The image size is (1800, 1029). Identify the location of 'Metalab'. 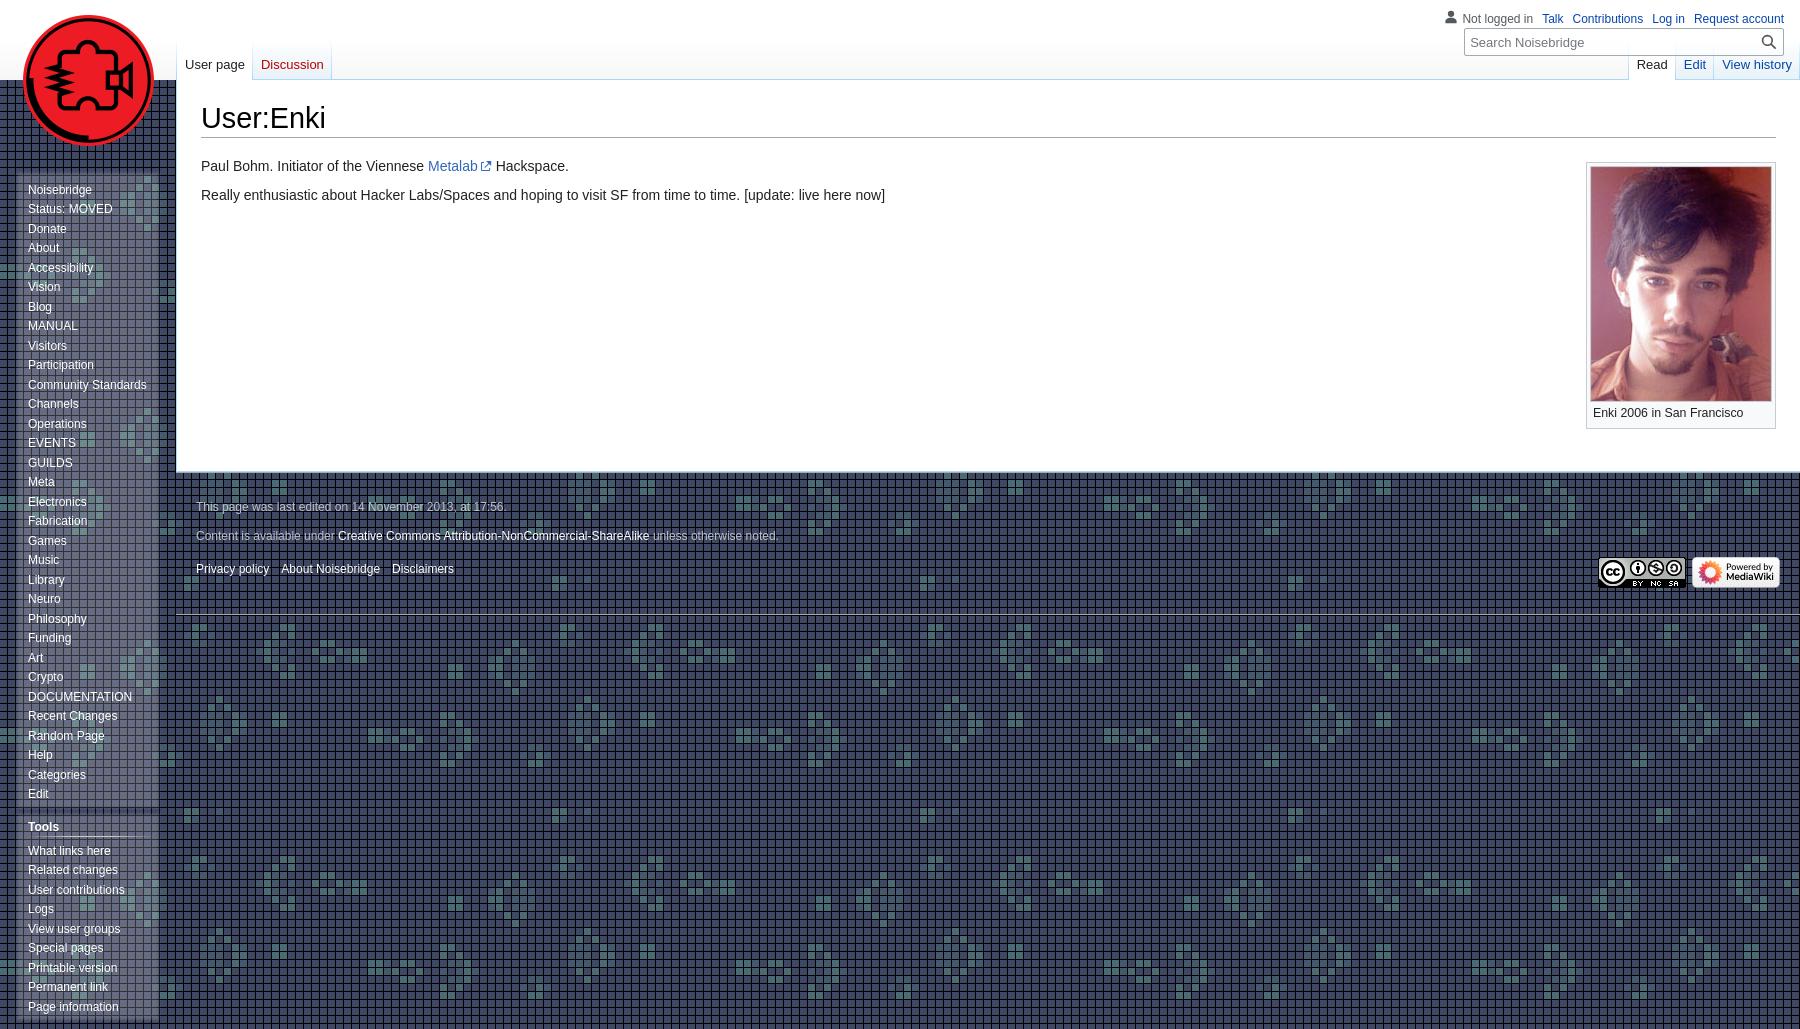
(428, 164).